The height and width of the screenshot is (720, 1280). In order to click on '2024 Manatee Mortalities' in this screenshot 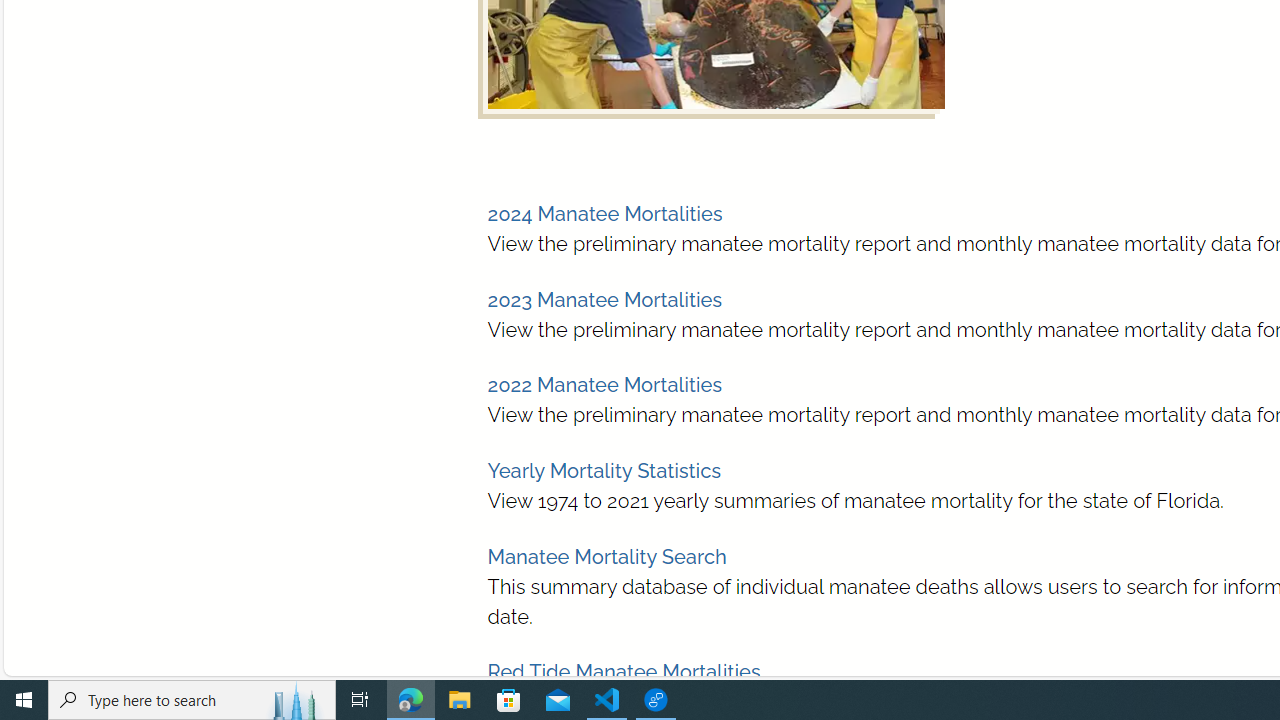, I will do `click(603, 214)`.